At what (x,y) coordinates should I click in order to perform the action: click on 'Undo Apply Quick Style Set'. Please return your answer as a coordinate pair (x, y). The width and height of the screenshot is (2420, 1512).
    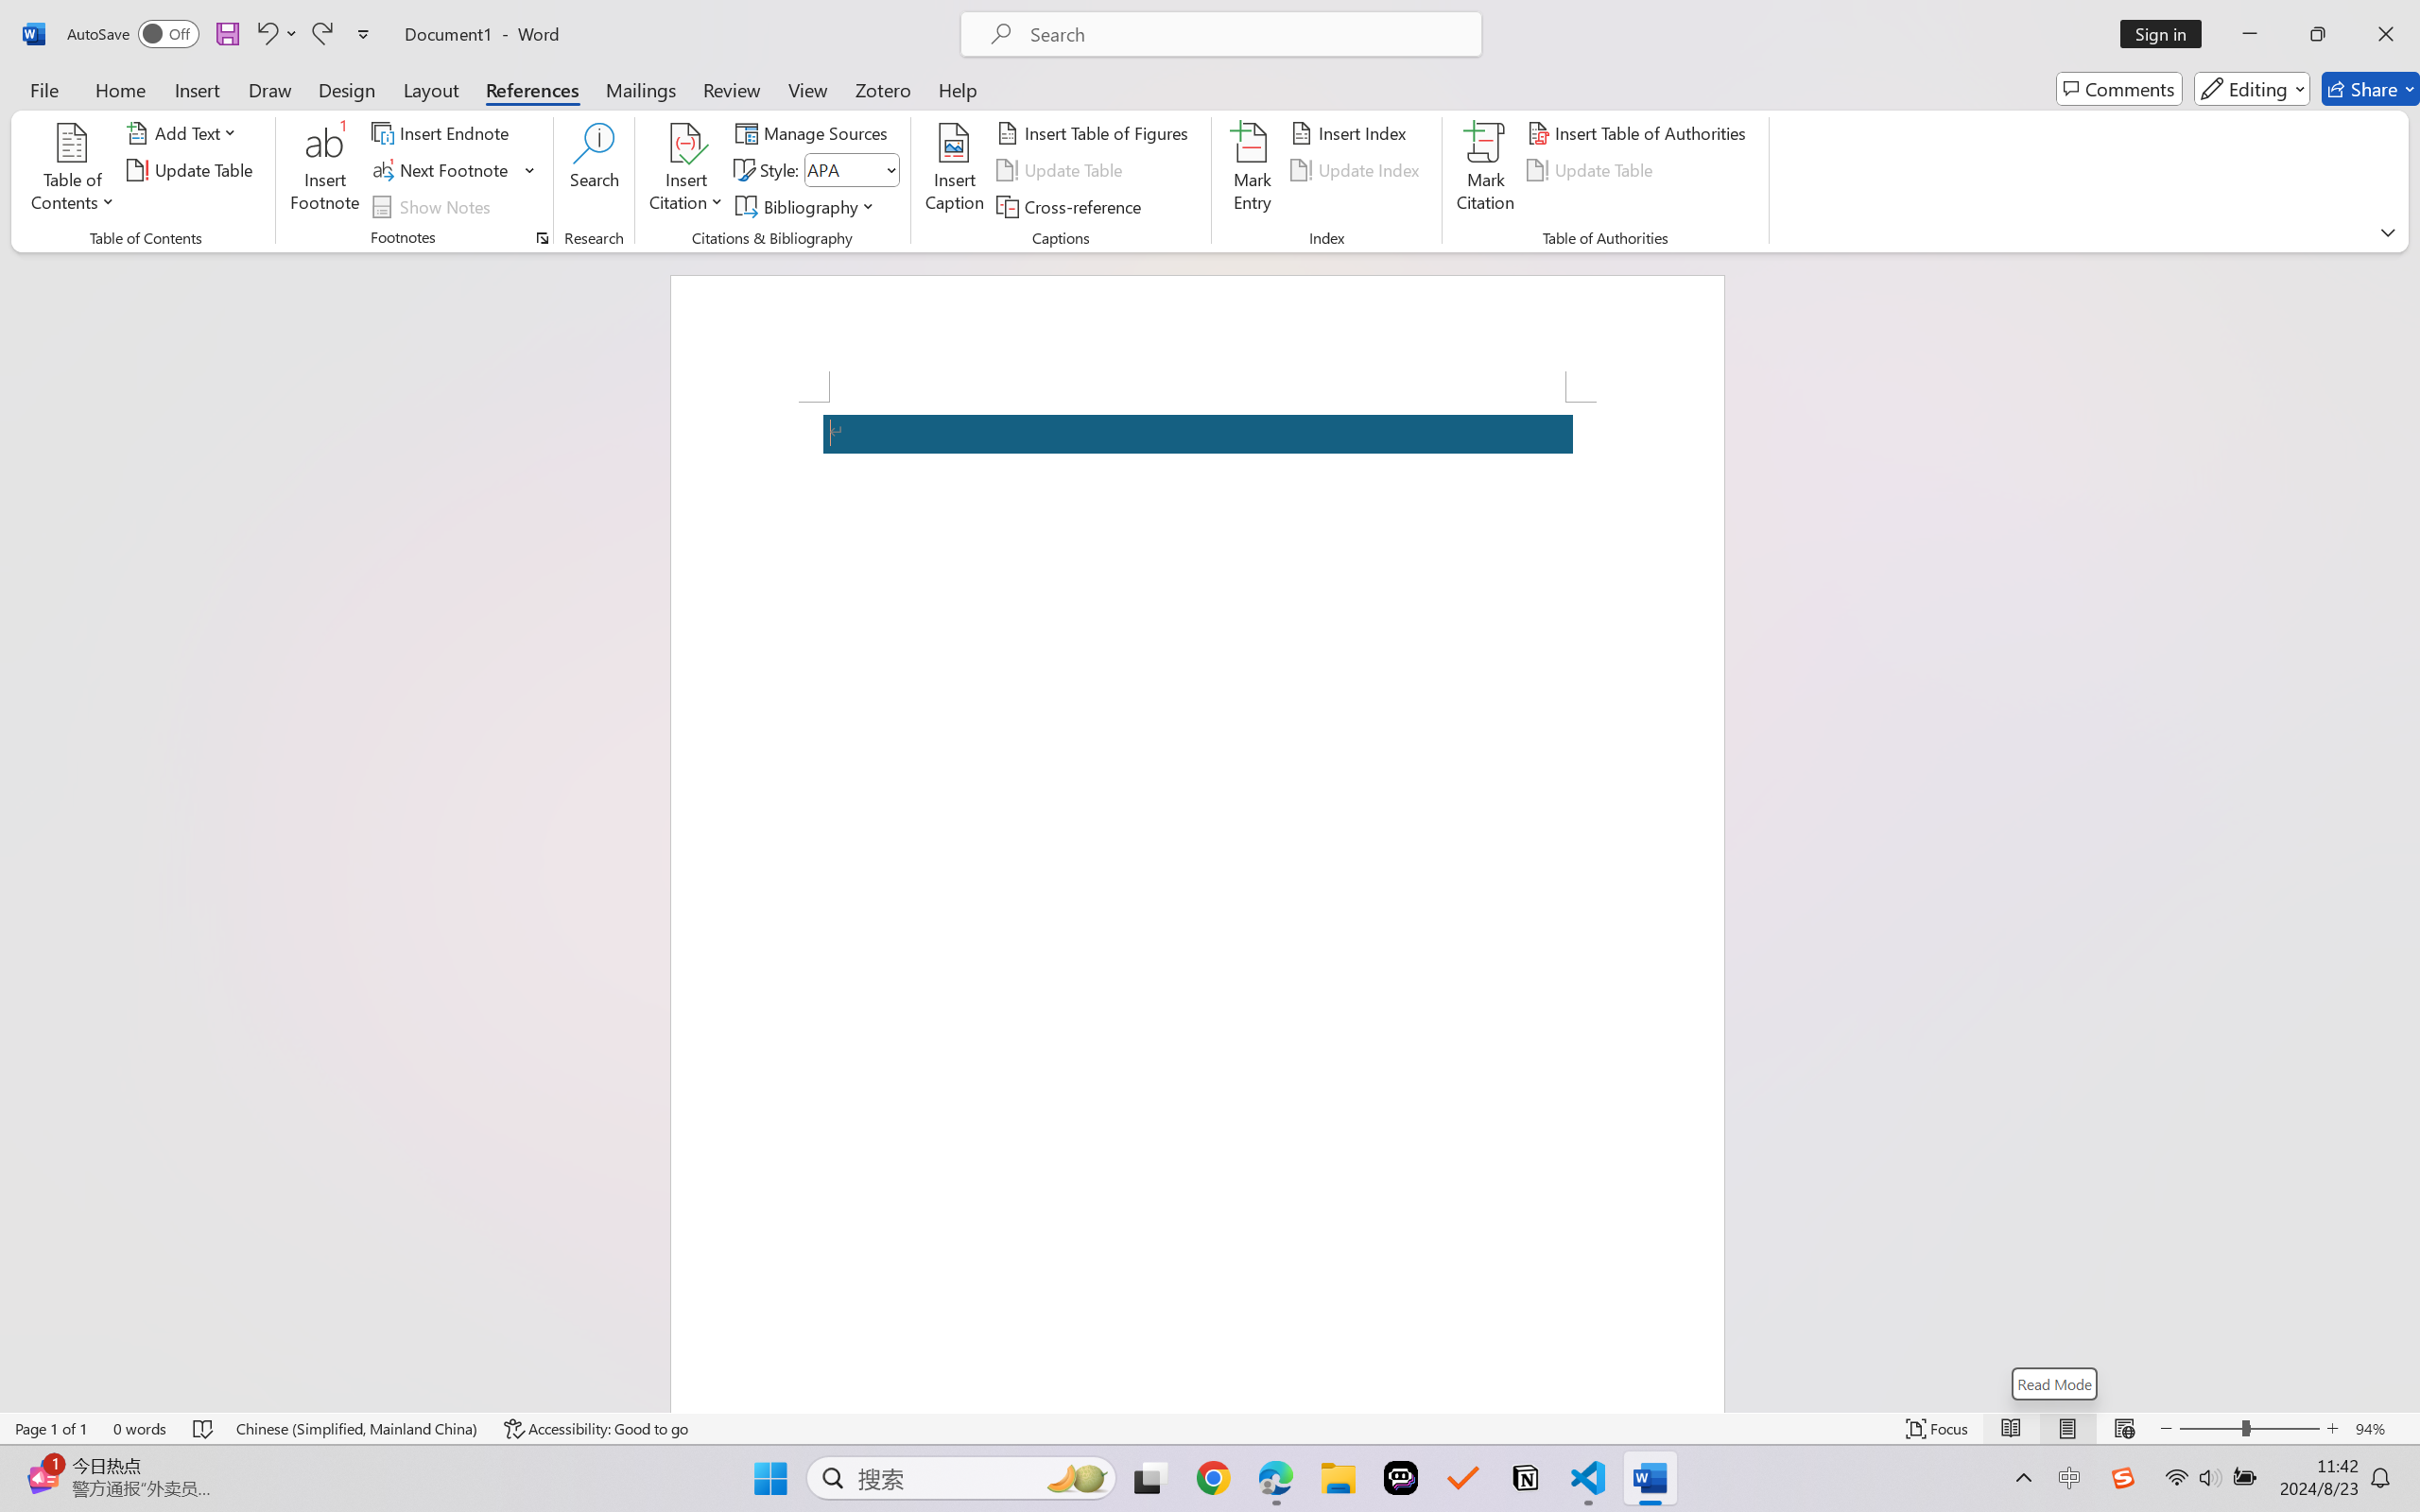
    Looking at the image, I should click on (265, 33).